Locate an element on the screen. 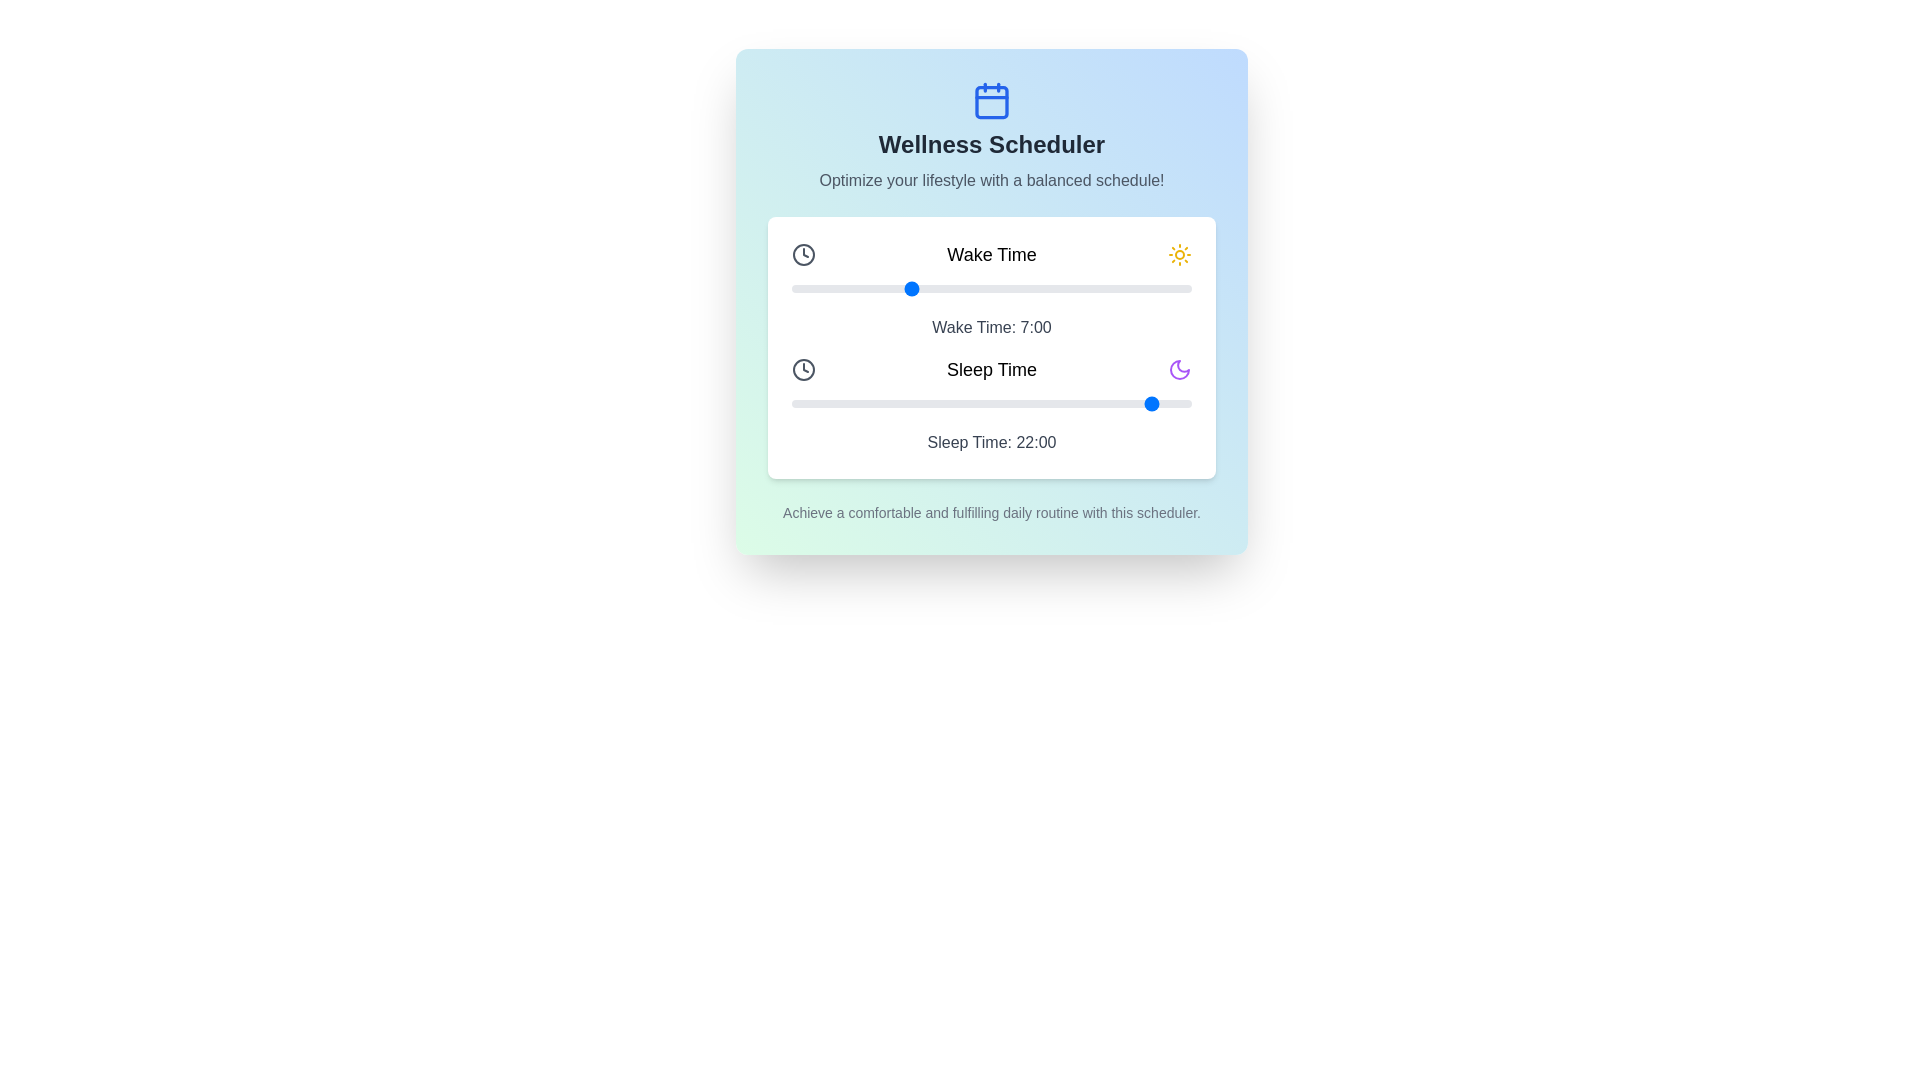  the calendar schedule icon located above the 'Wellness Scheduler' text in the interface is located at coordinates (992, 100).